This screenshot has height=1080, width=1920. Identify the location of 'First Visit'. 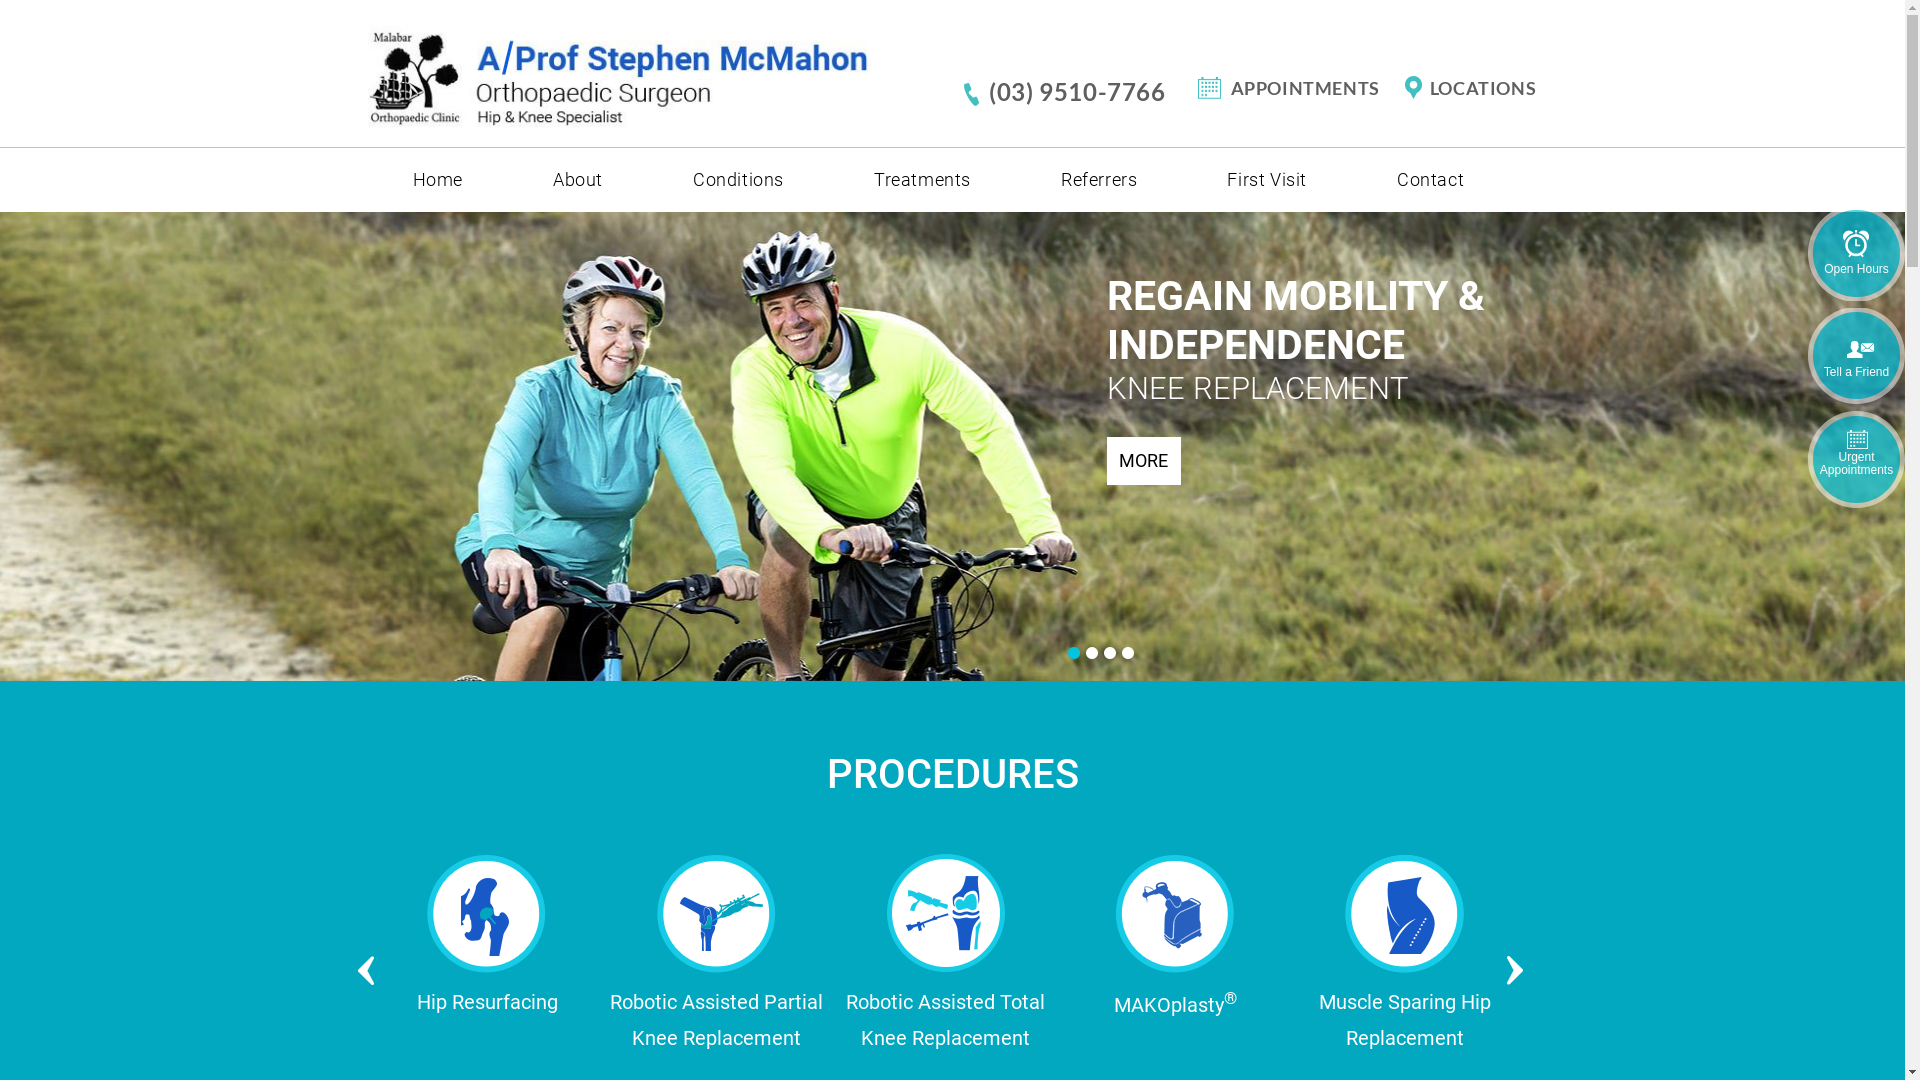
(1181, 180).